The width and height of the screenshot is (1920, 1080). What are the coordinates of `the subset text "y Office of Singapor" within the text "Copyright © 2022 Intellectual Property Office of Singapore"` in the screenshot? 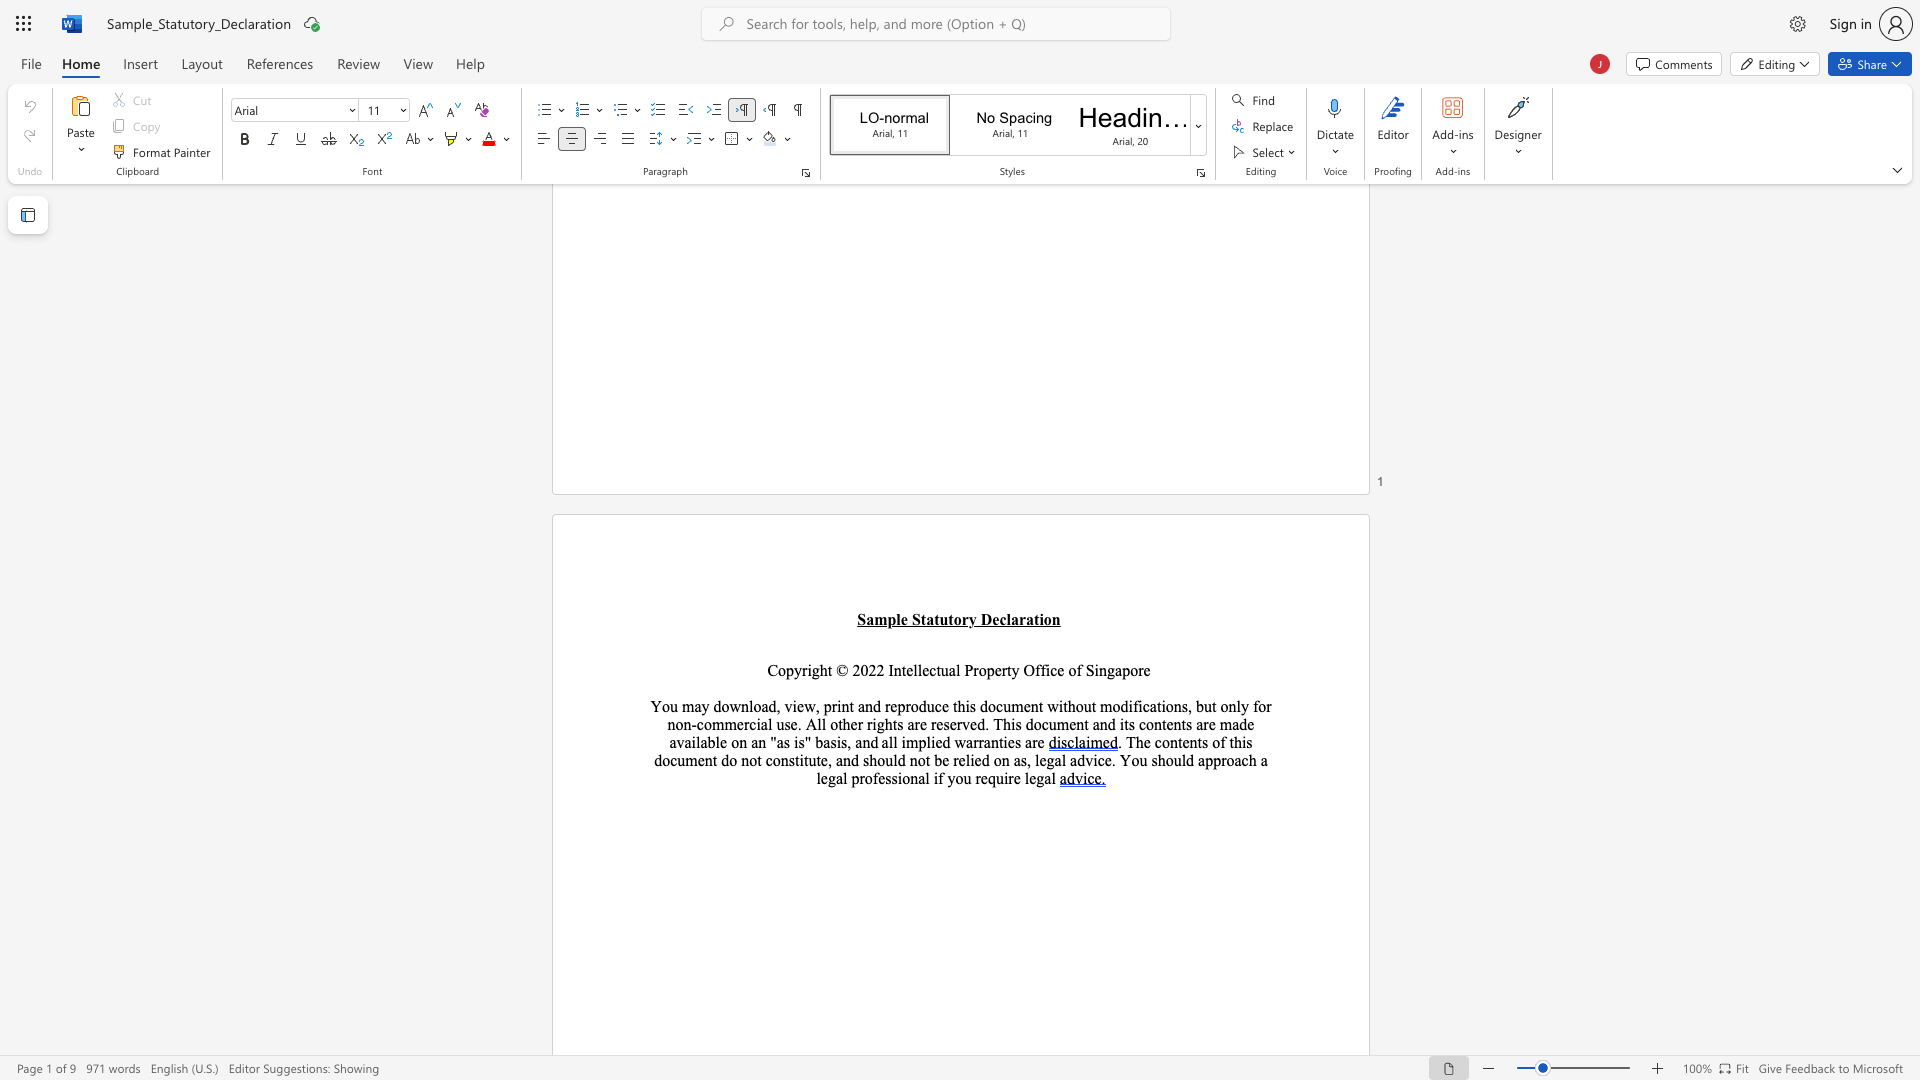 It's located at (1011, 670).